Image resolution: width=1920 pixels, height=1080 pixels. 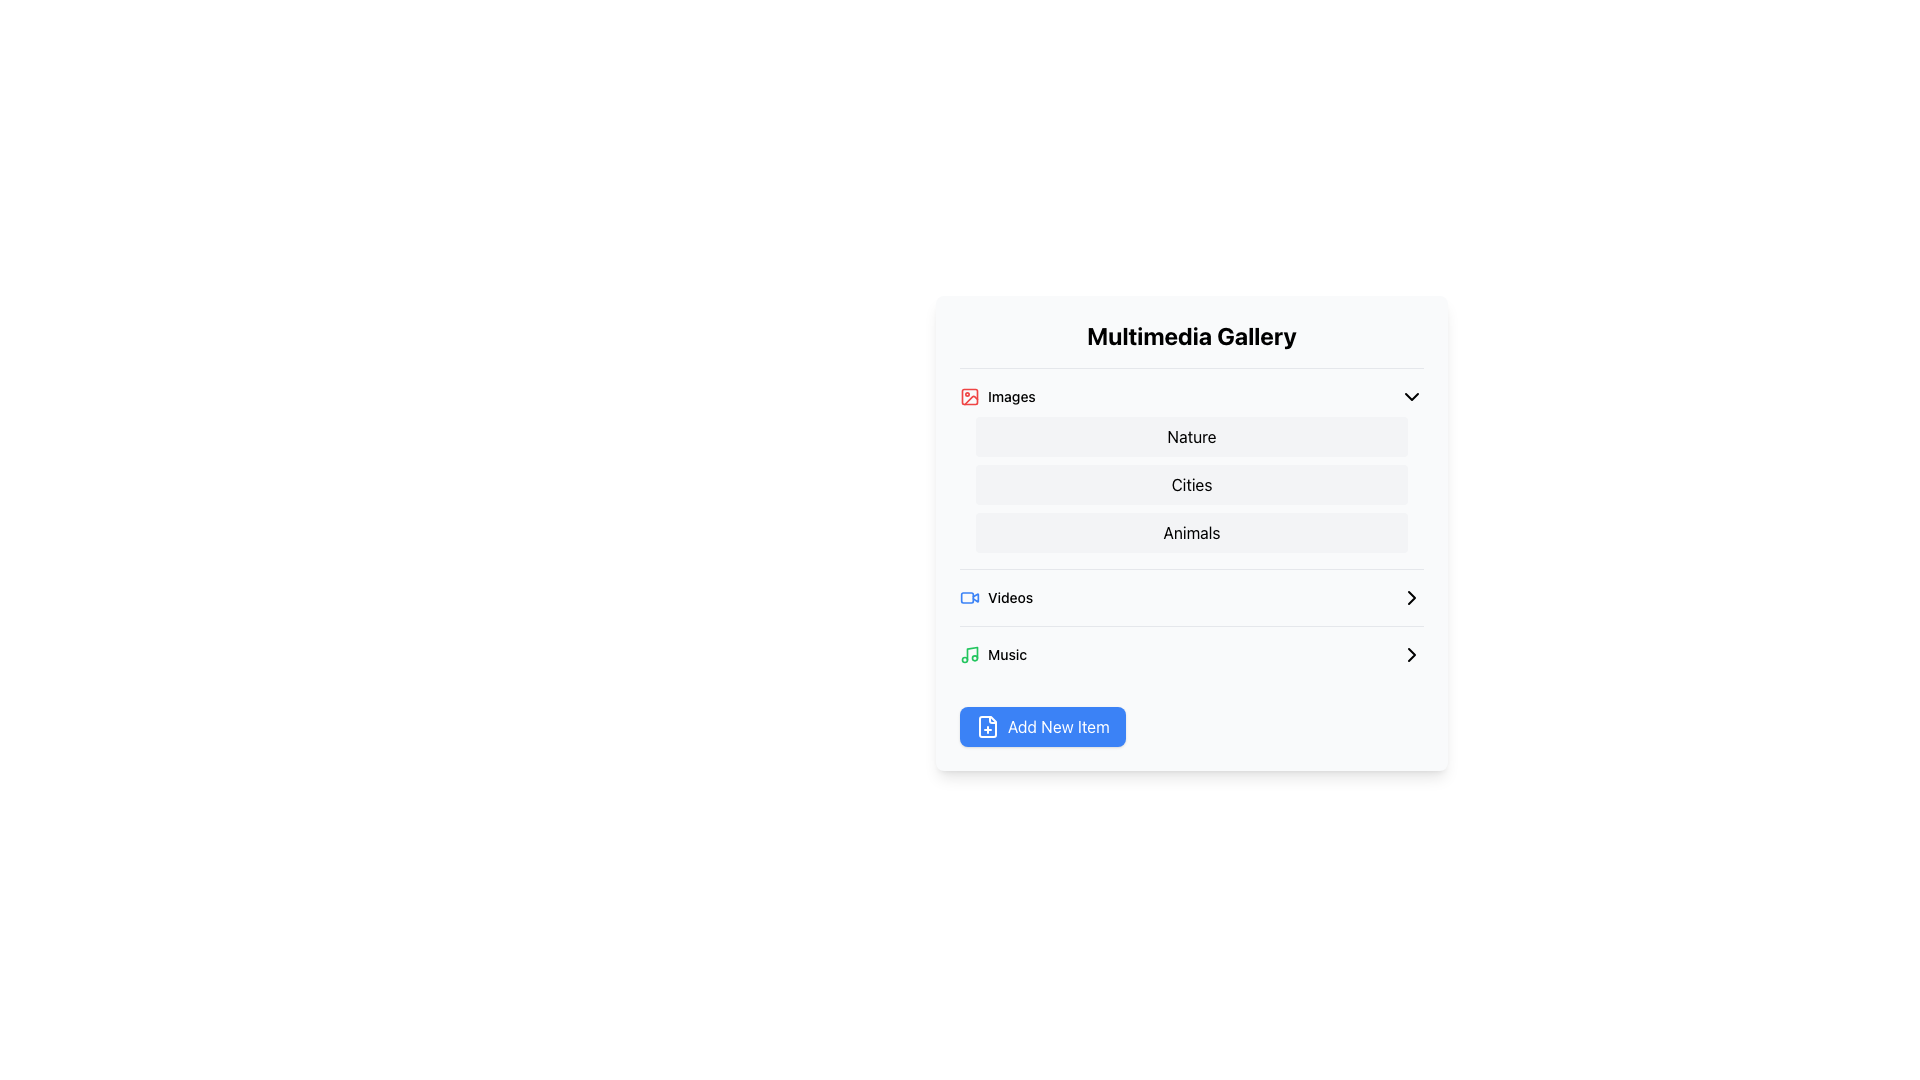 I want to click on the document-like icon with a plus sign, located to the left of the 'Add New Item' text within the blue button at the bottom of the interface in the 'Multimedia Gallery' section, so click(x=988, y=726).